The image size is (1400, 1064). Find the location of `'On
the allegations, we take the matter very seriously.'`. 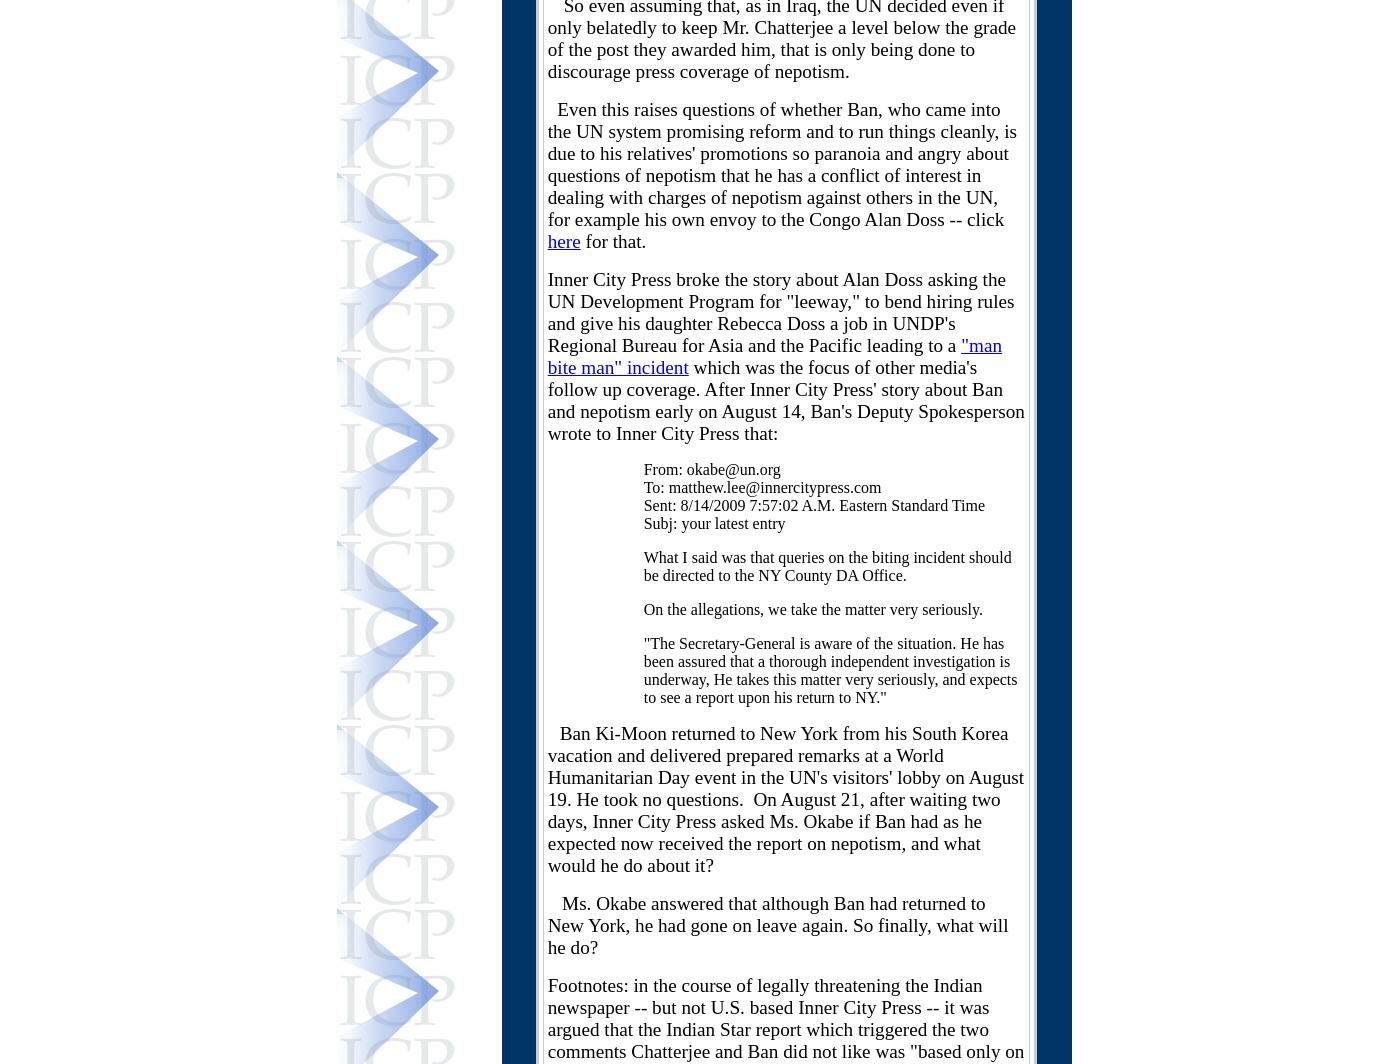

'On
the allegations, we take the matter very seriously.' is located at coordinates (812, 609).